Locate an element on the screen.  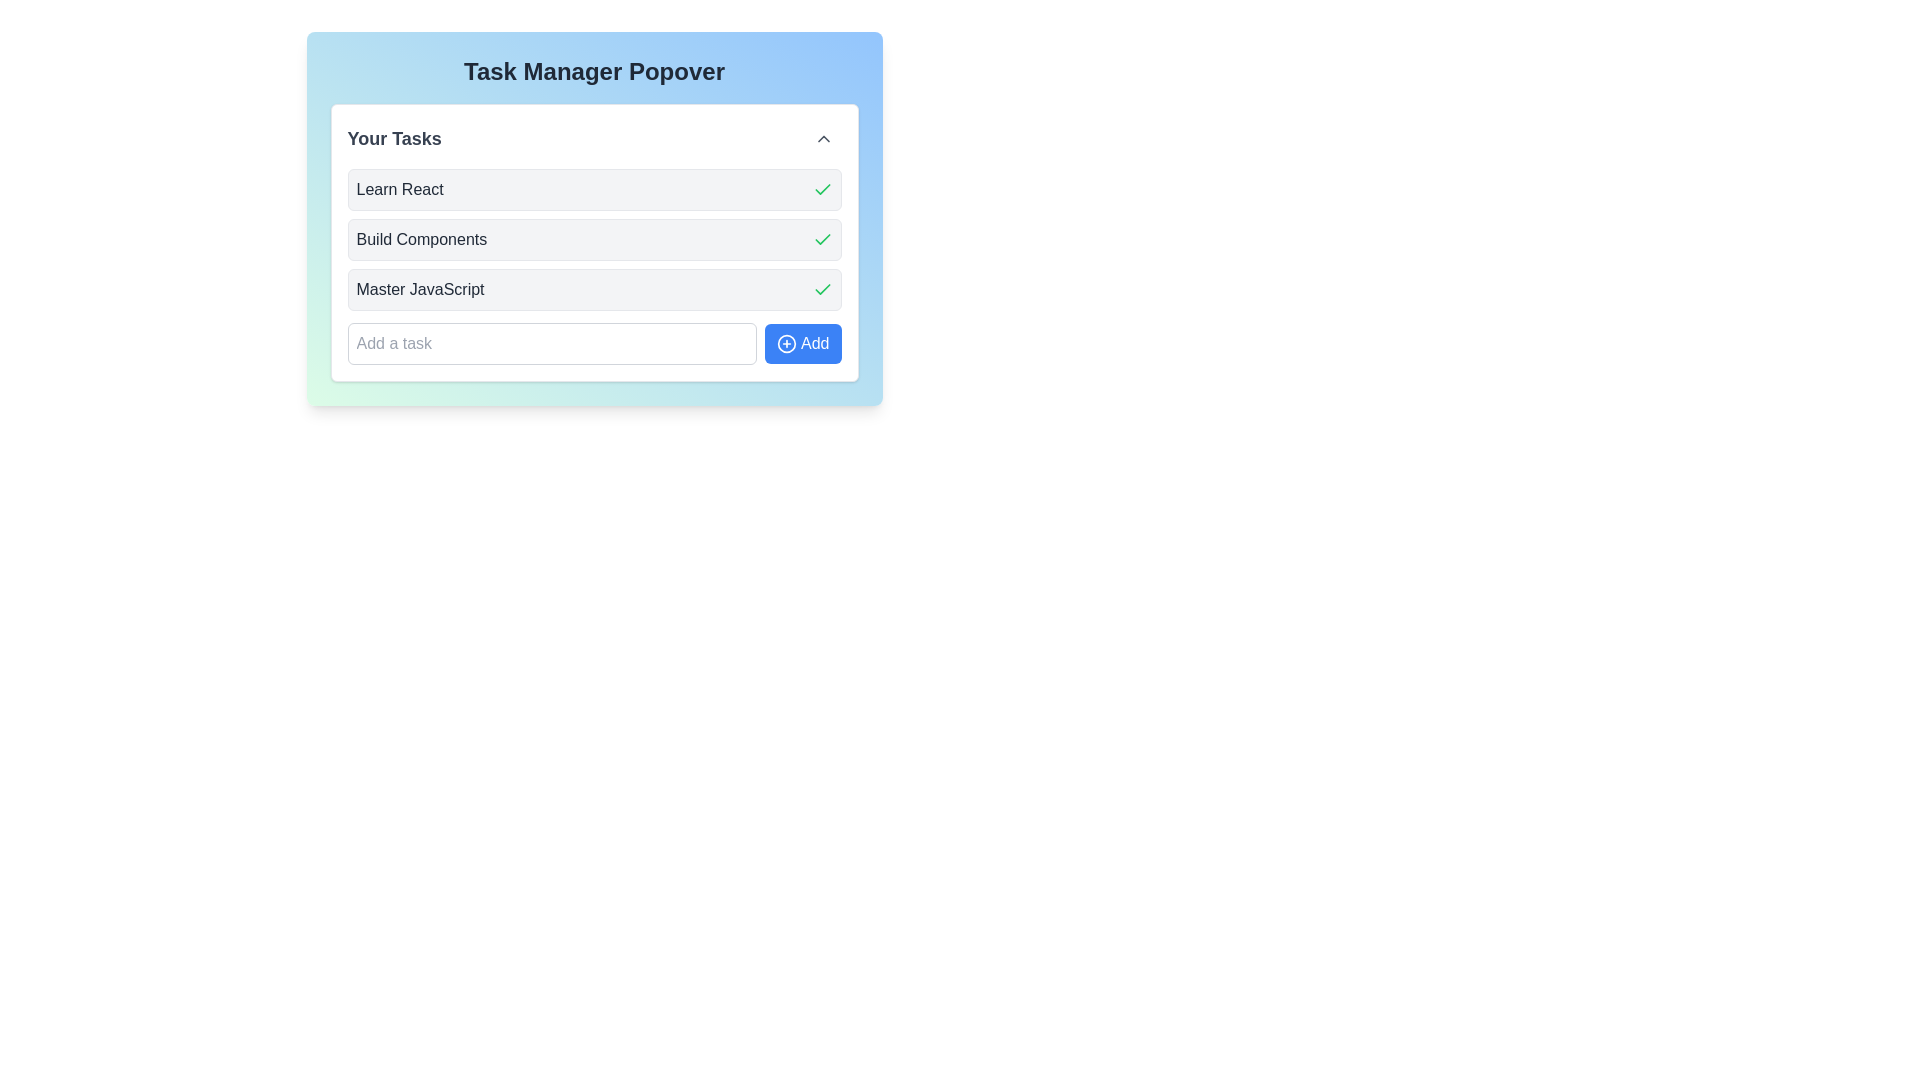
the icon within the 'Add' button located in the 'Task Manager Popover' is located at coordinates (786, 342).